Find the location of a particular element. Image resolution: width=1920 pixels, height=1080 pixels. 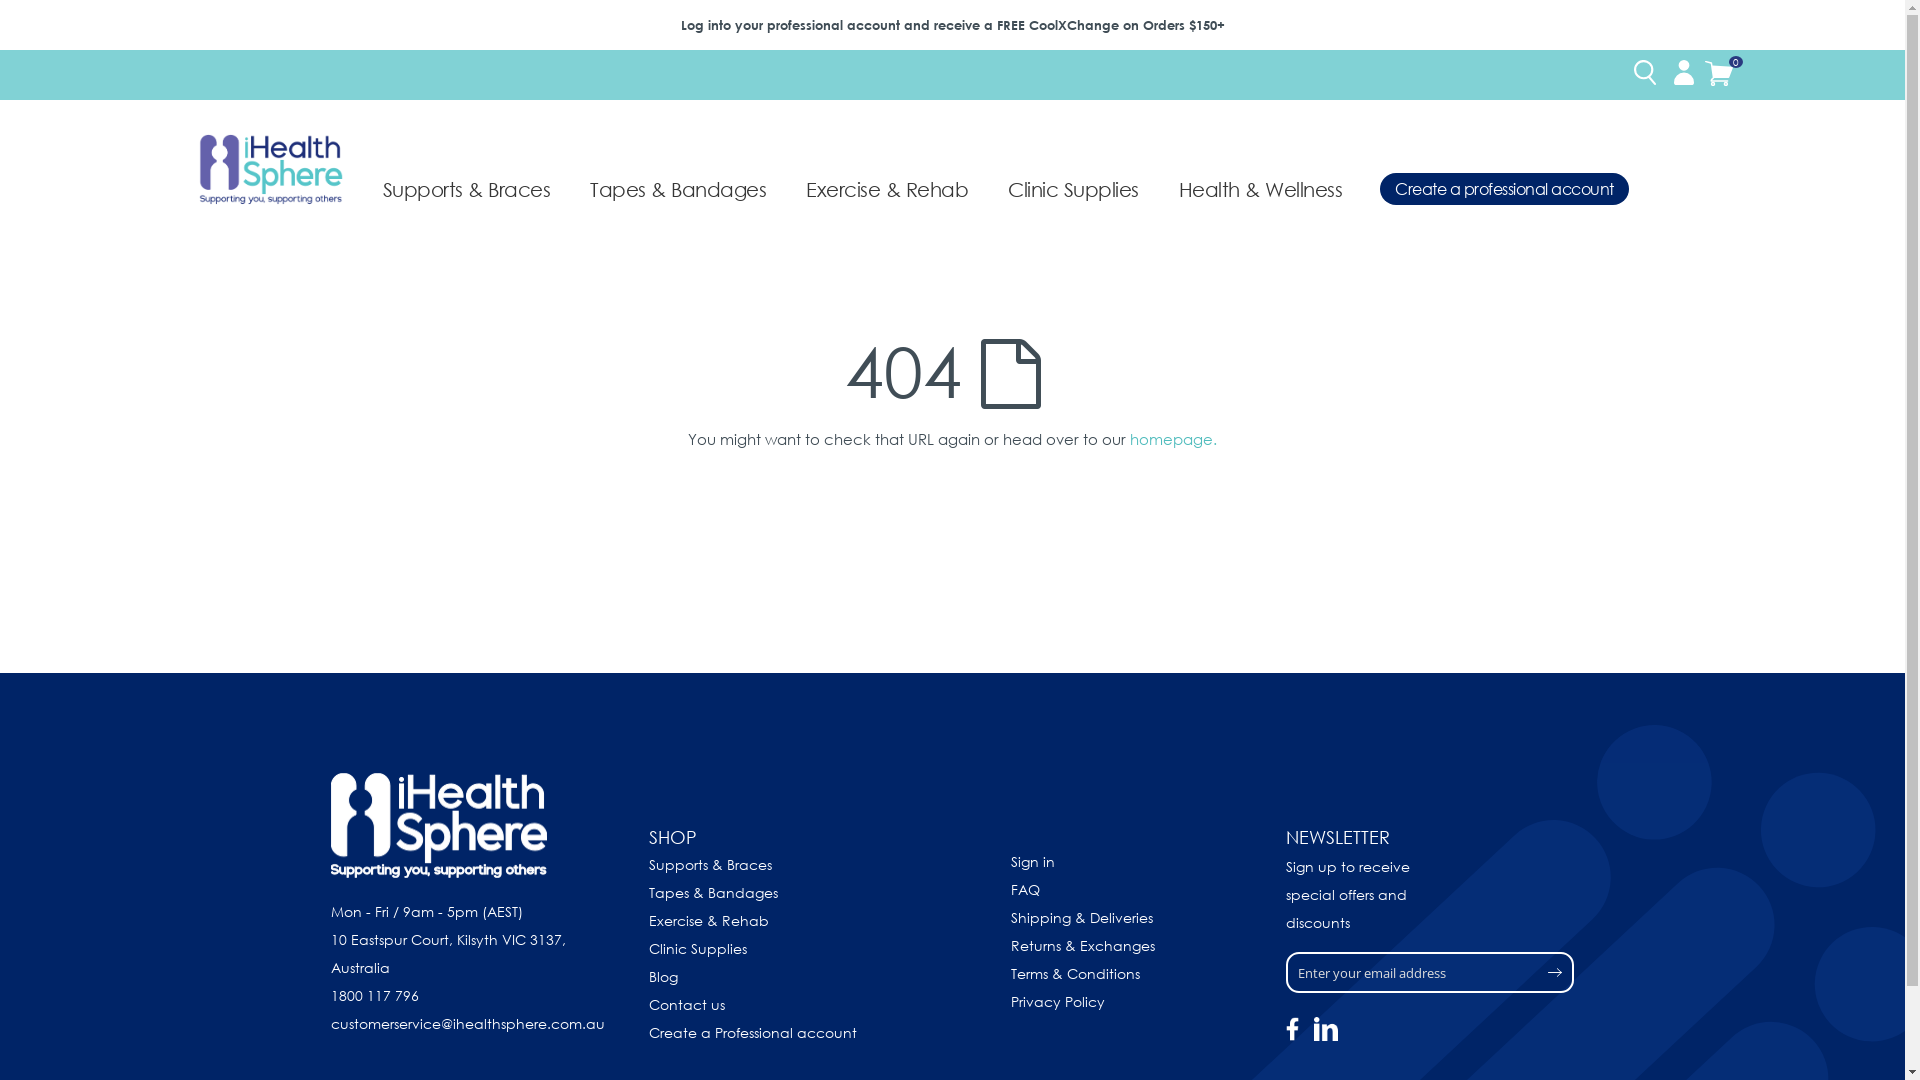

'1800 117 796' is located at coordinates (374, 995).